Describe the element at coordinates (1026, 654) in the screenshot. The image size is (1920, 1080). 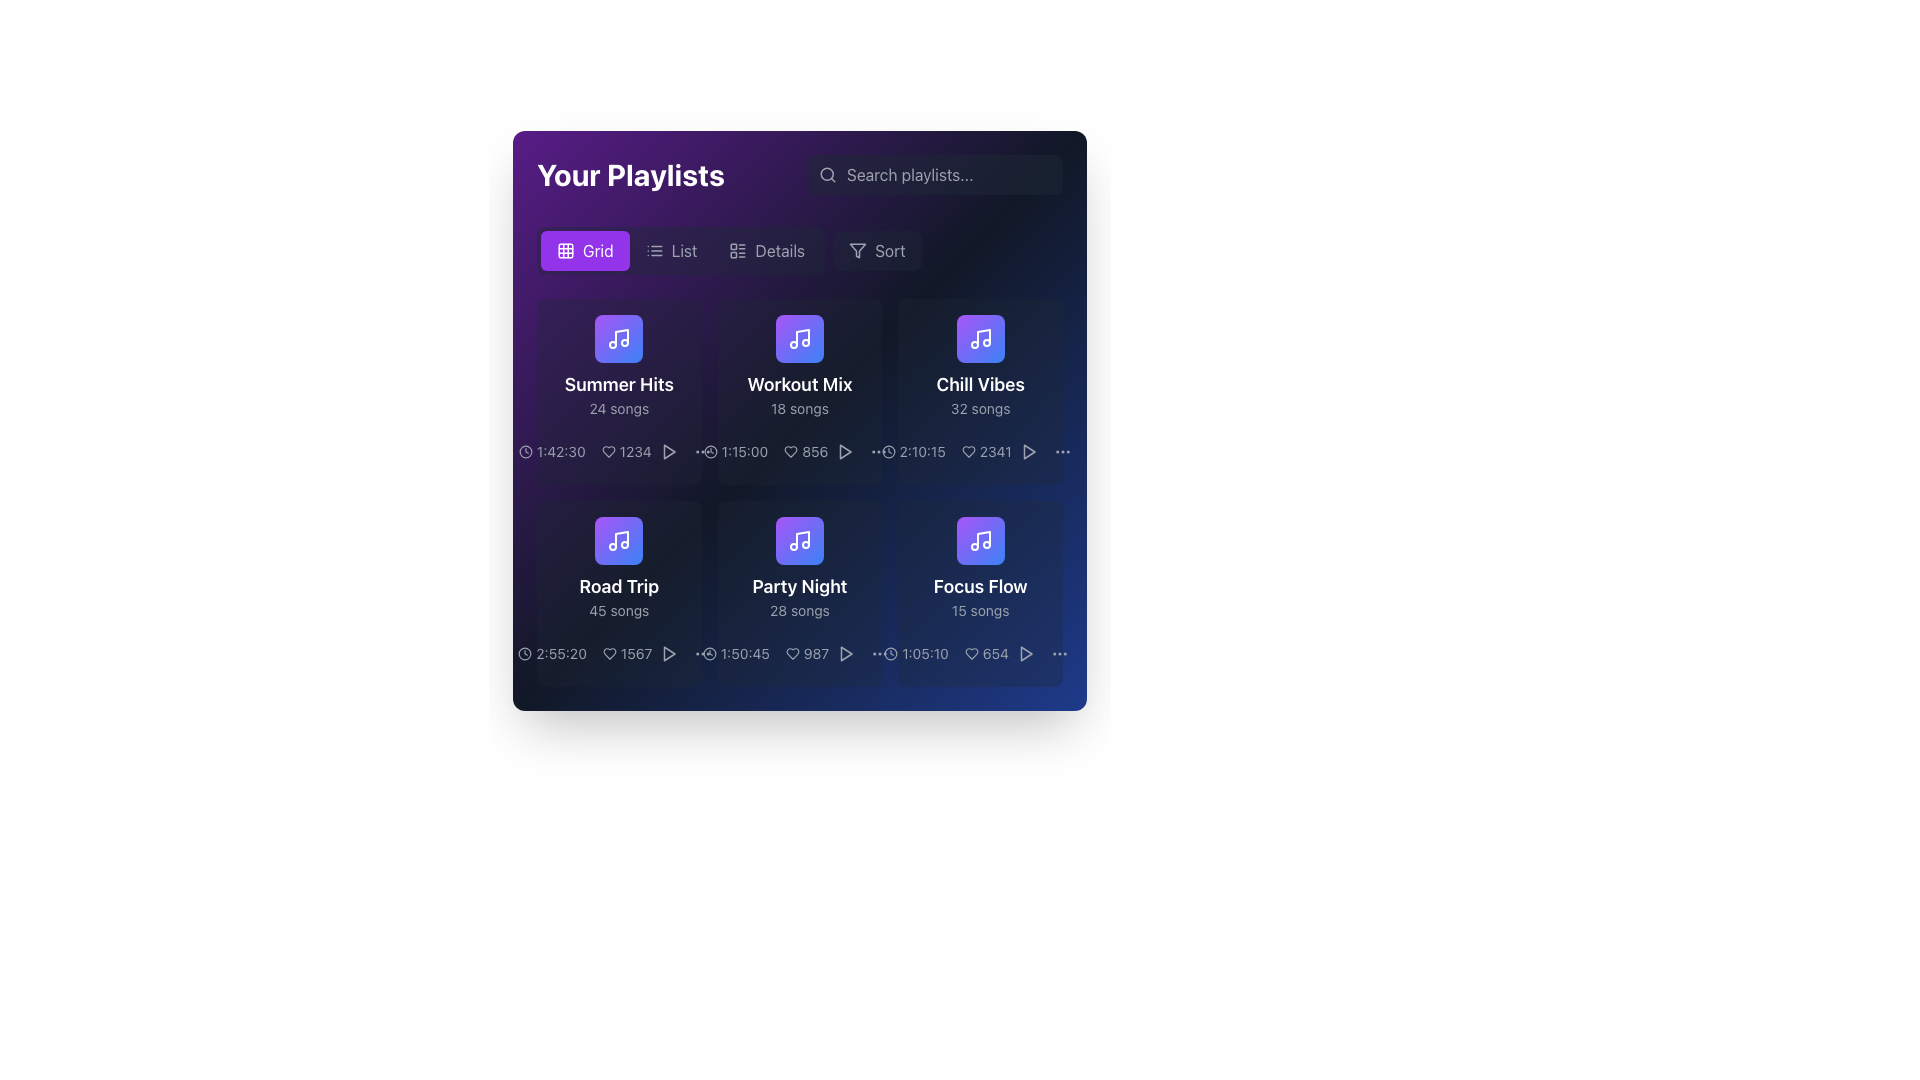
I see `the play button icon located at the bottom-right of the 'Focus Flow' playlist card` at that location.